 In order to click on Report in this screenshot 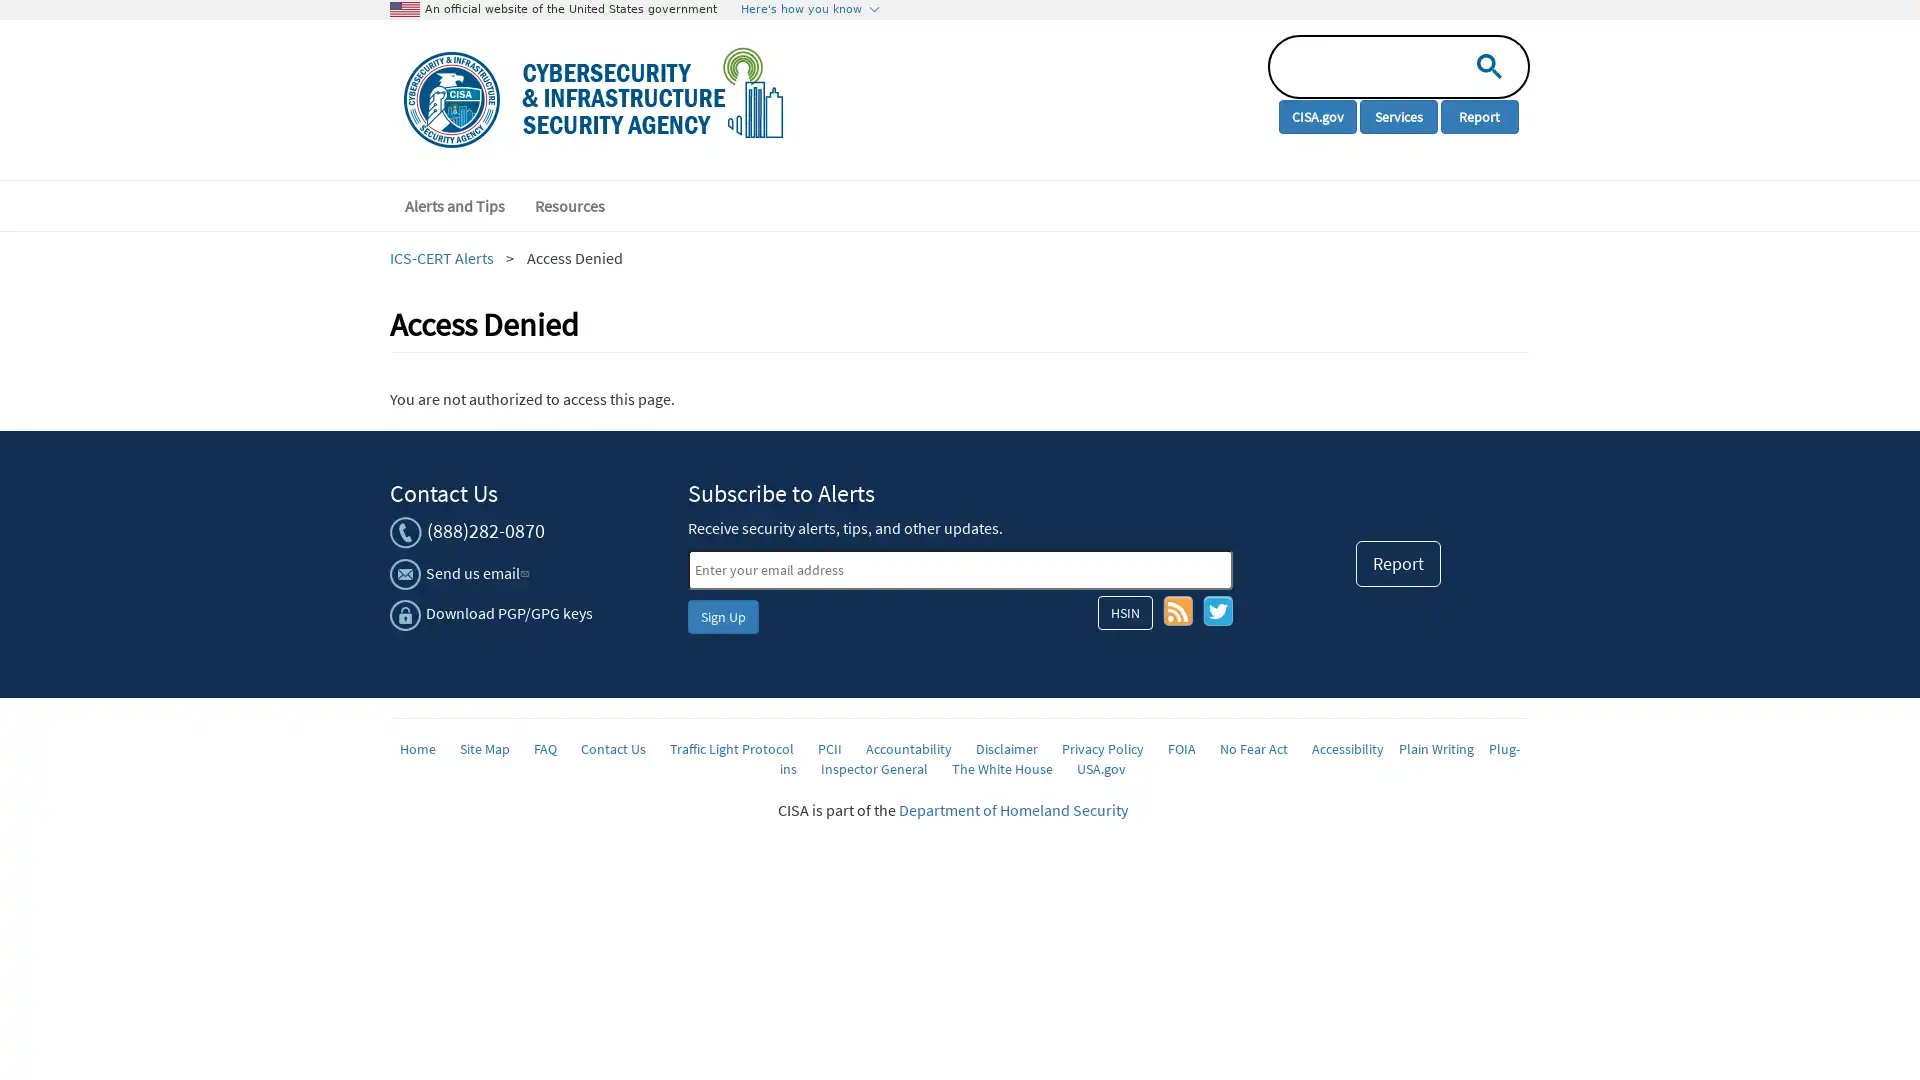, I will do `click(1397, 563)`.